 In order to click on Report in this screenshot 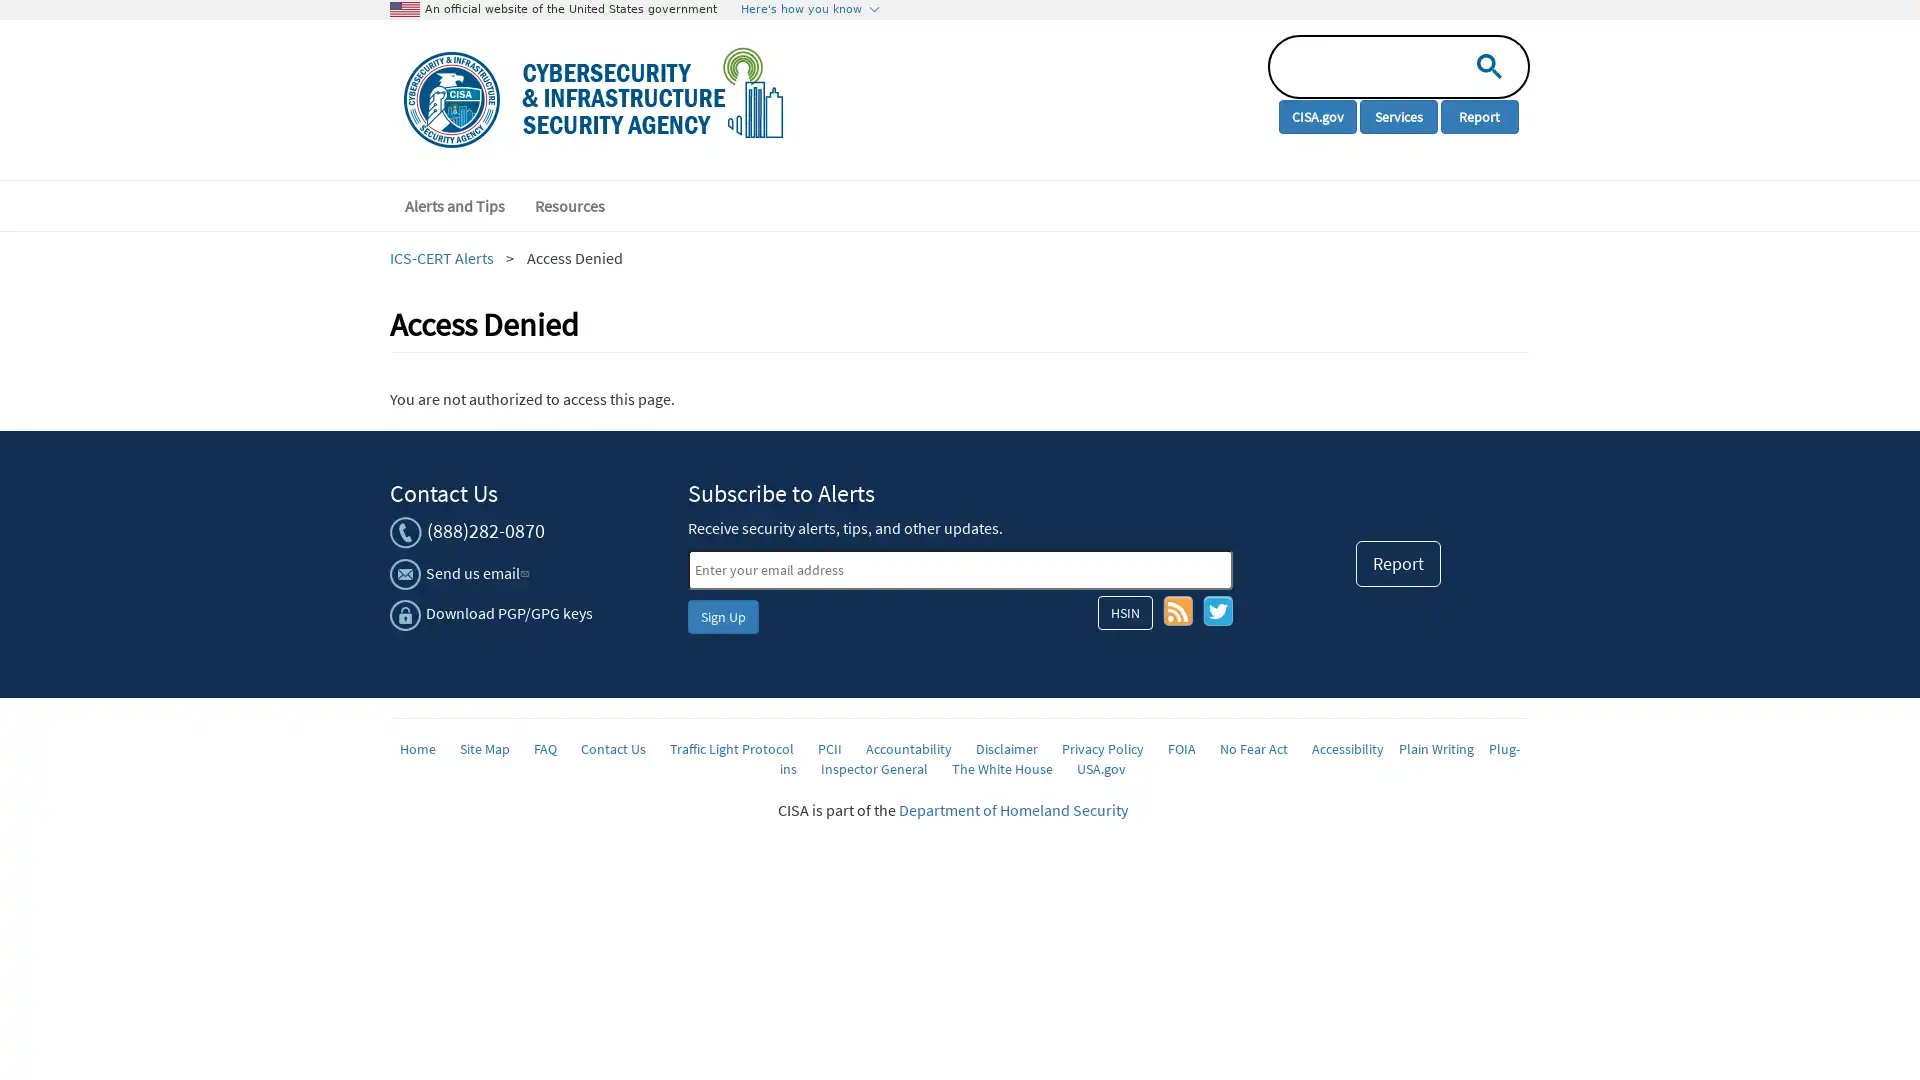, I will do `click(1397, 563)`.